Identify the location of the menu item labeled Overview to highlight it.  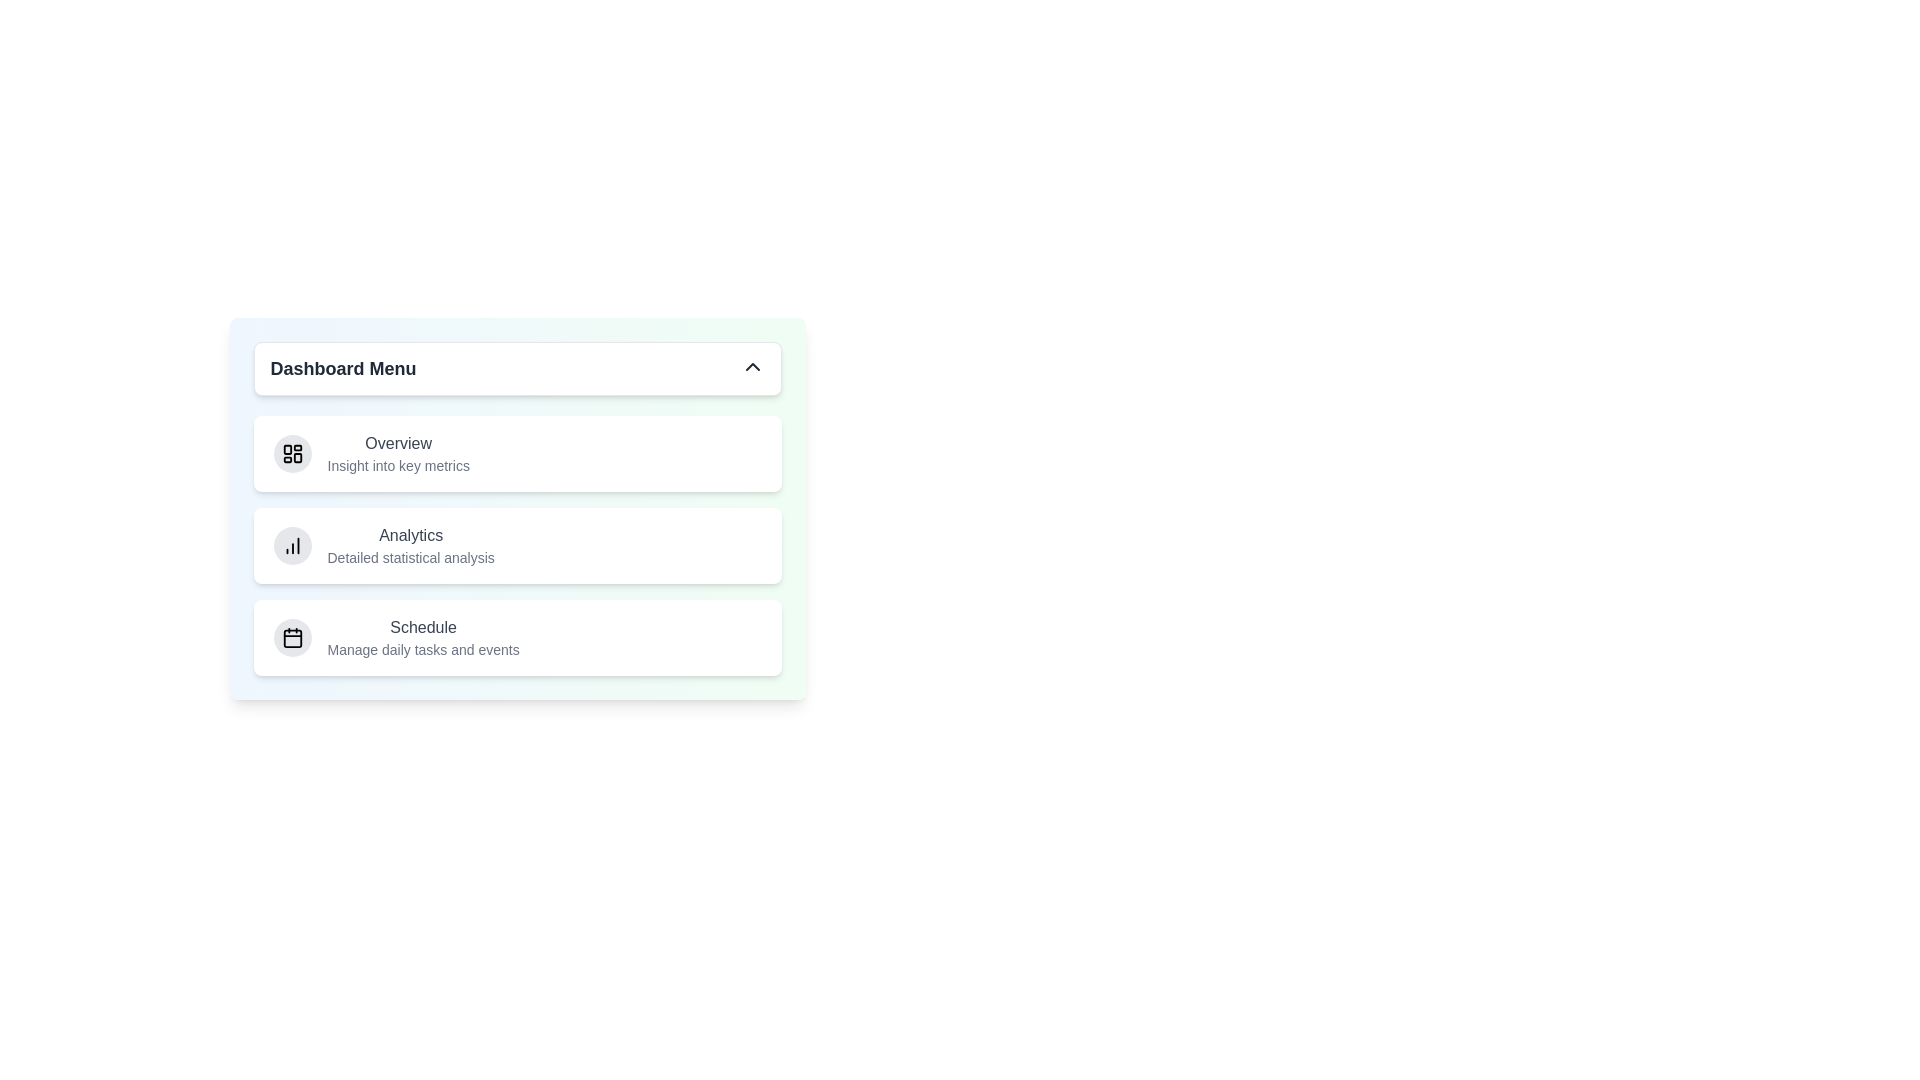
(398, 442).